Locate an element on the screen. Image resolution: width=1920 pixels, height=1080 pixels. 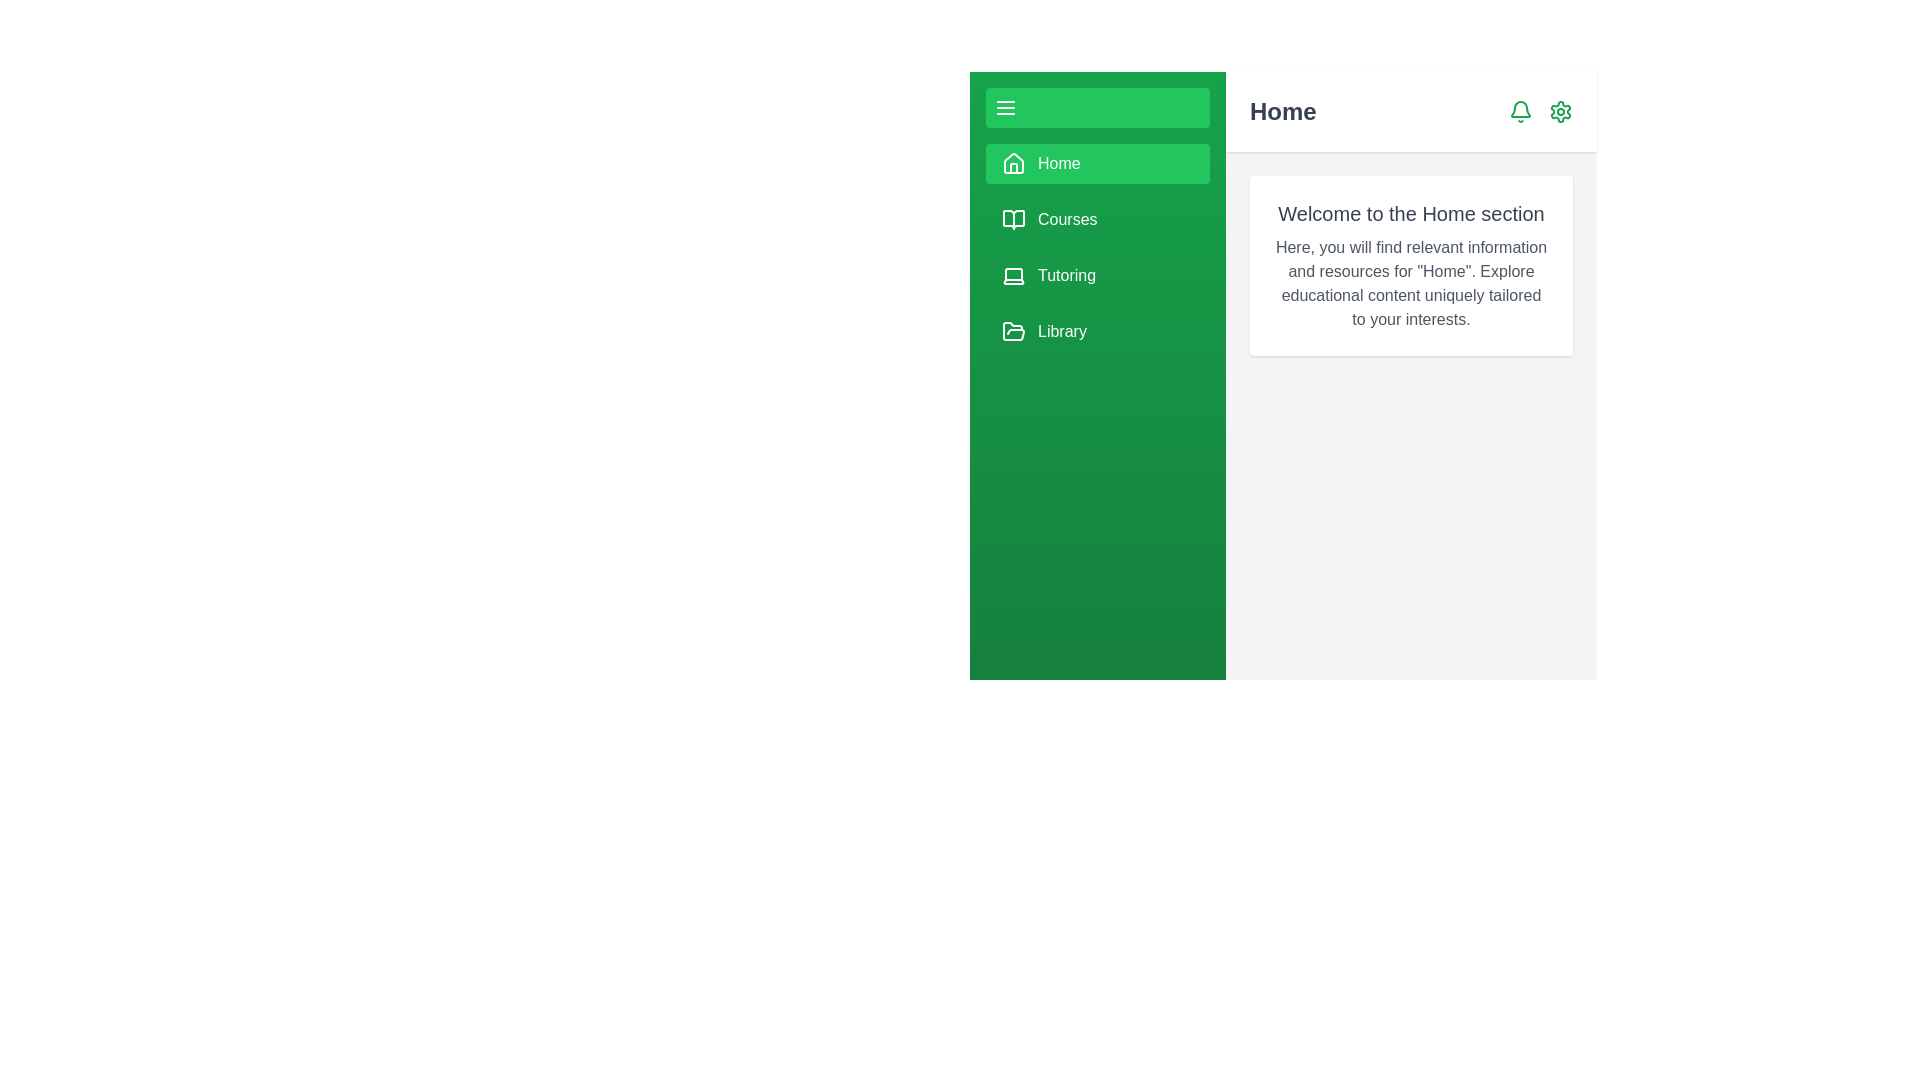
the 'Courses' text label in the vertical navigation bar is located at coordinates (1066, 219).